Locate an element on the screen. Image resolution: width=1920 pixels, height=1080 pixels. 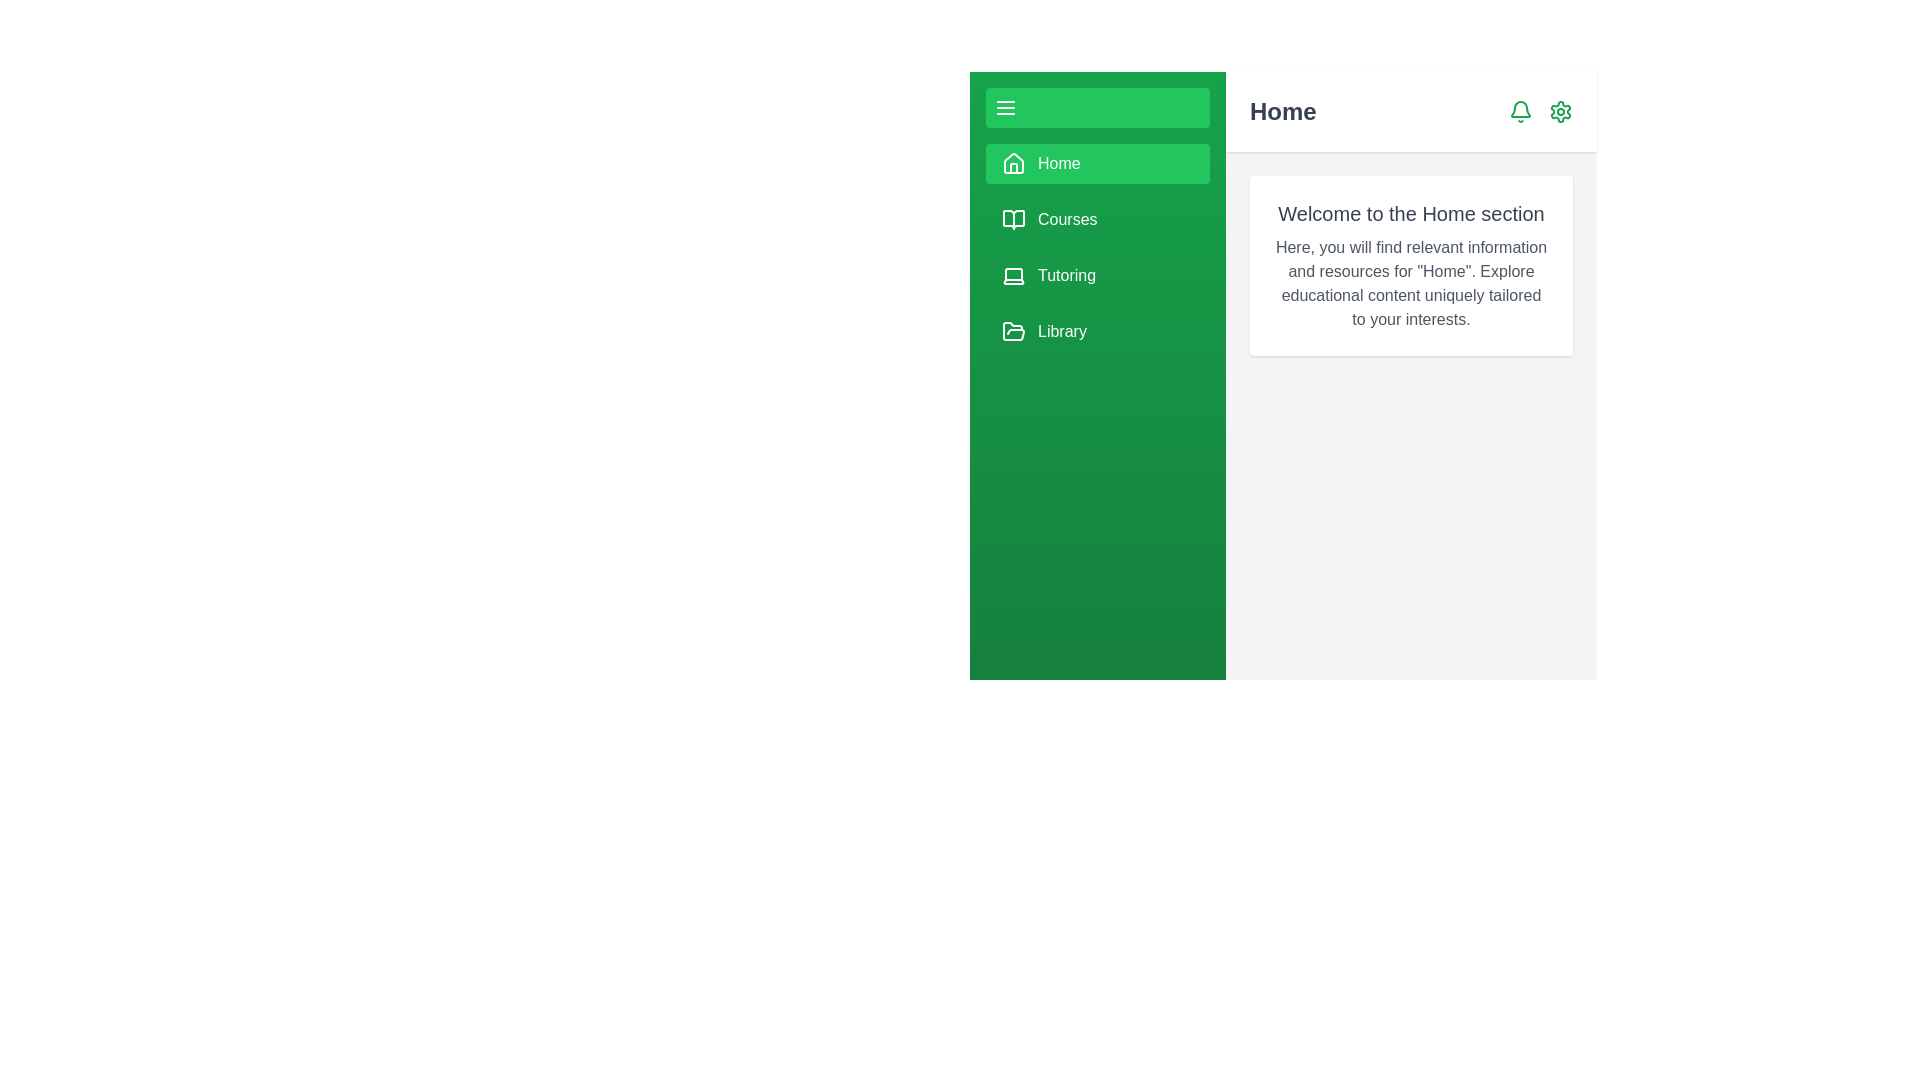
the 'Courses' text label in the vertical navigation bar is located at coordinates (1066, 219).